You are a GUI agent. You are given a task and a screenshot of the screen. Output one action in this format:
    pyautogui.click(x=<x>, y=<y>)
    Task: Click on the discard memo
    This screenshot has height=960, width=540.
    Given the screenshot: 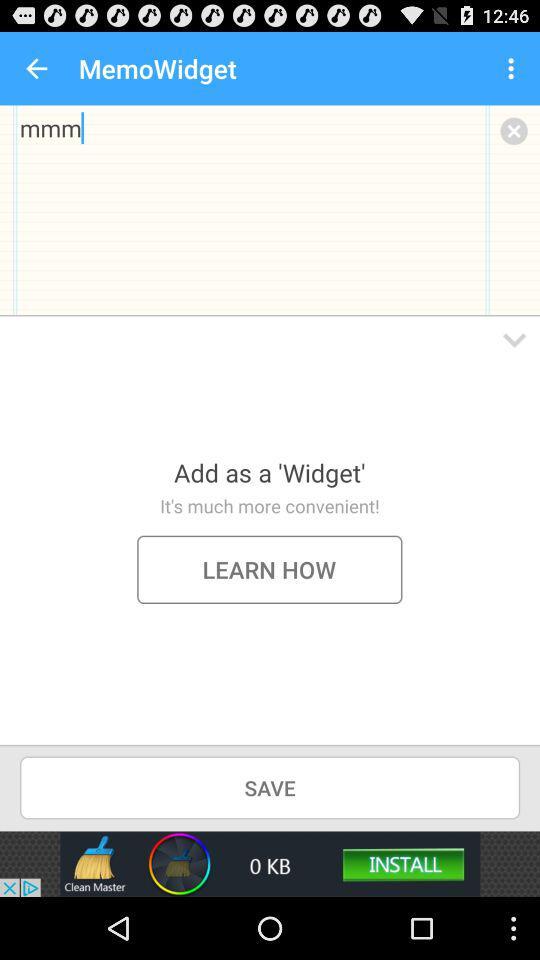 What is the action you would take?
    pyautogui.click(x=514, y=129)
    